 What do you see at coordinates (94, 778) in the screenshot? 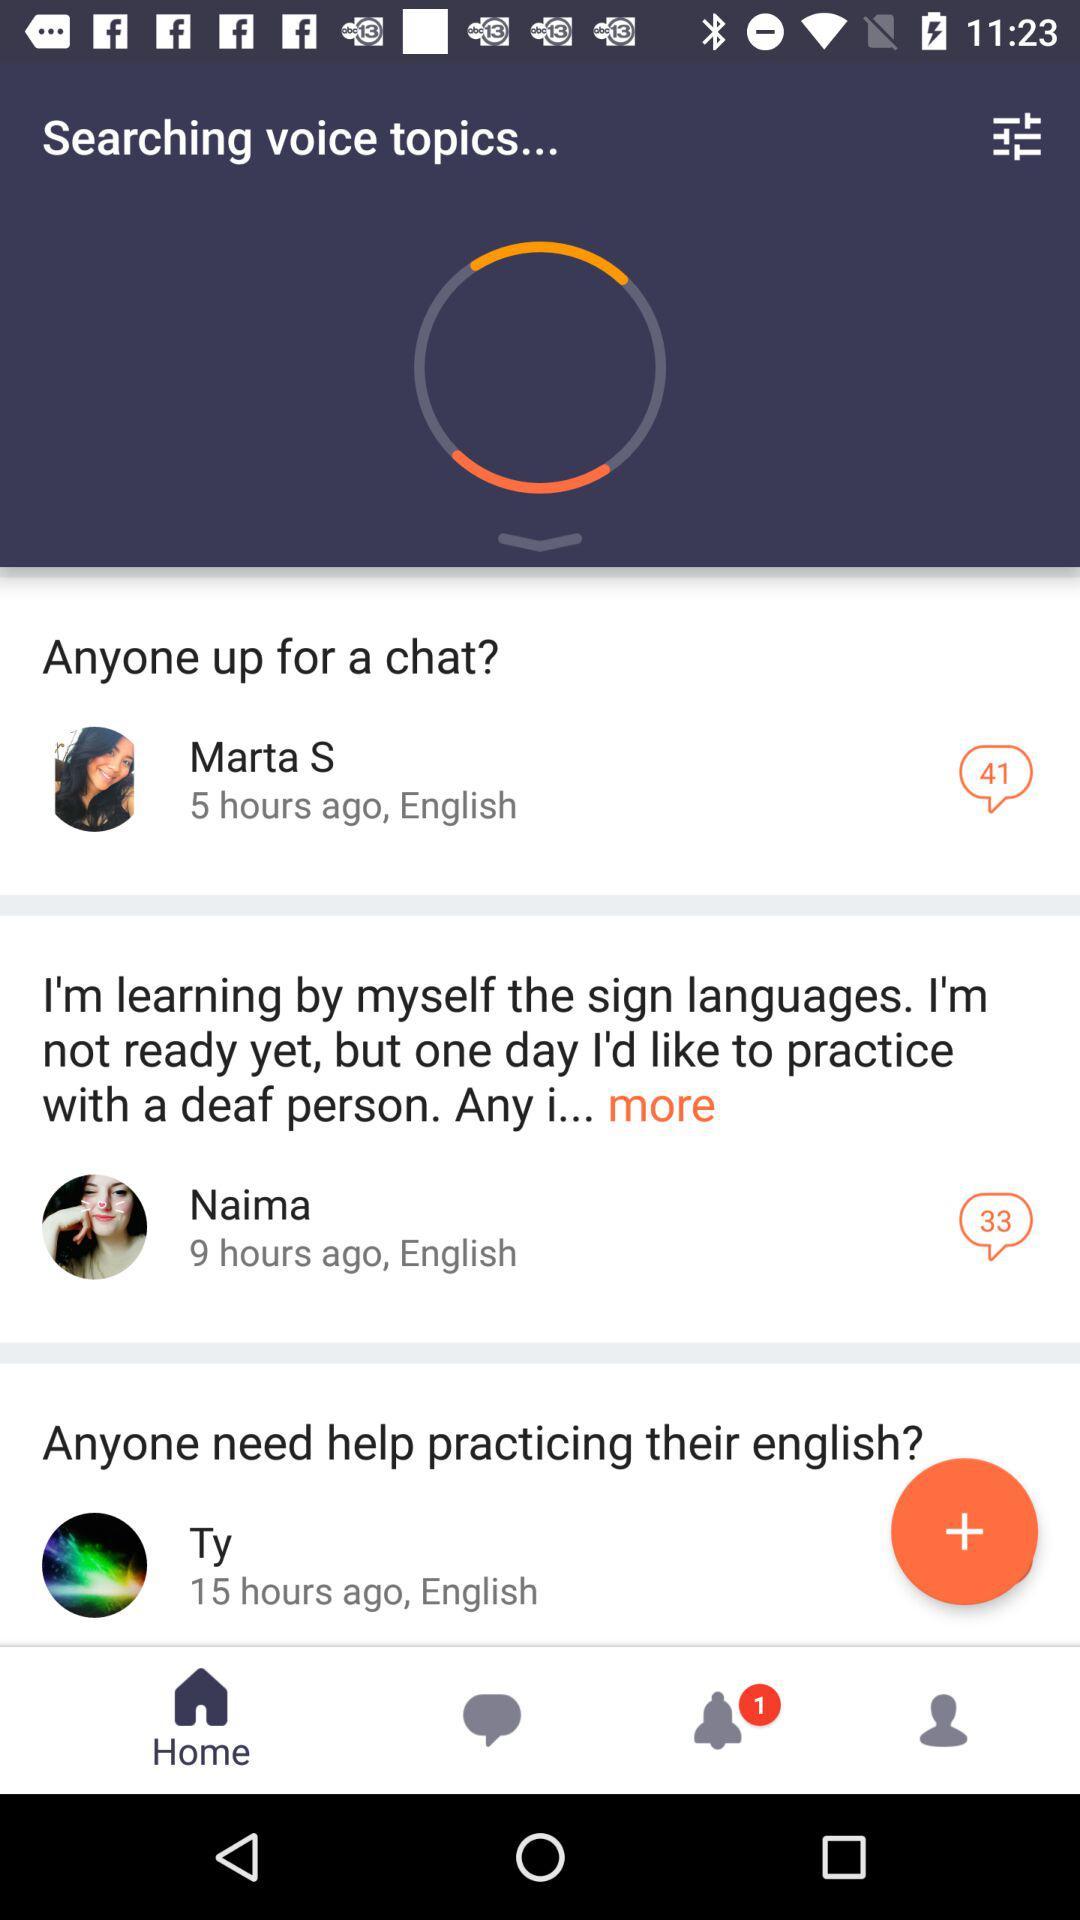
I see `what sup page` at bounding box center [94, 778].